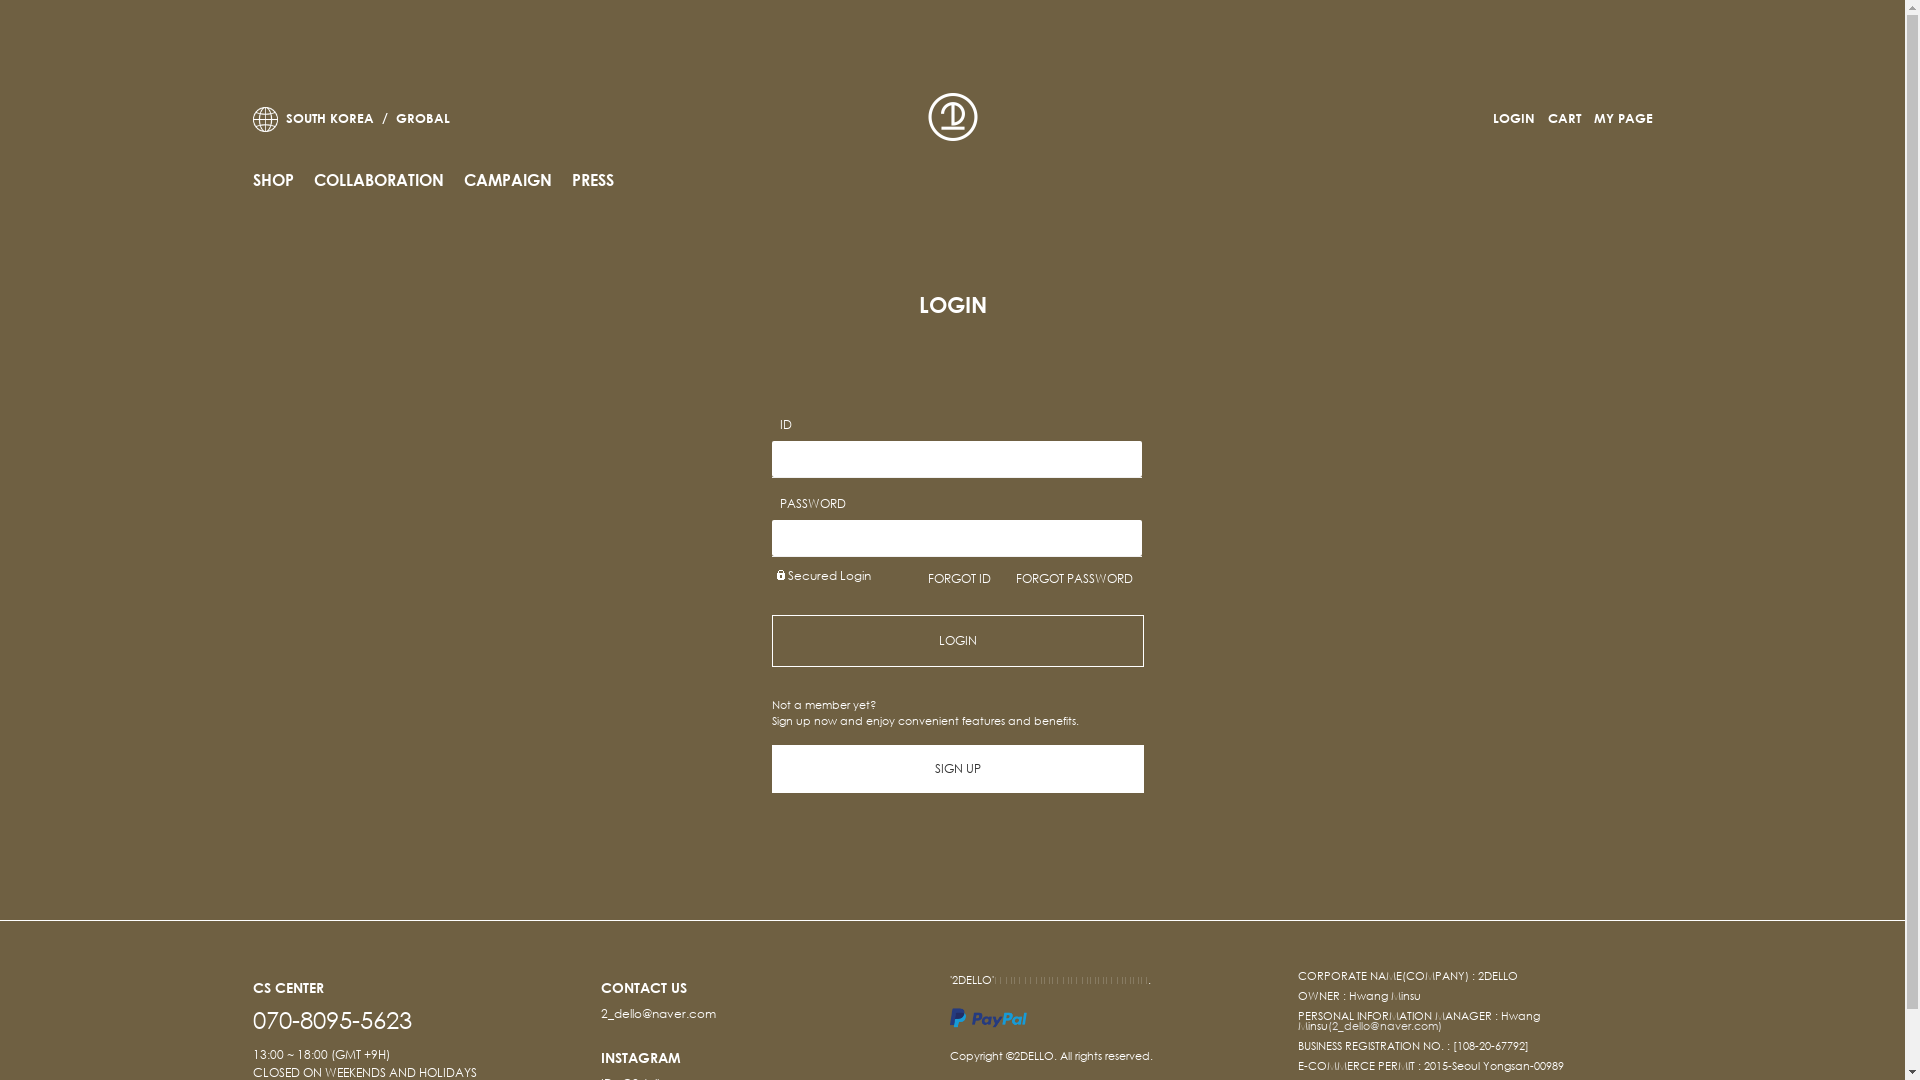  Describe the element at coordinates (1073, 578) in the screenshot. I see `'FORGOT PASSWORD'` at that location.